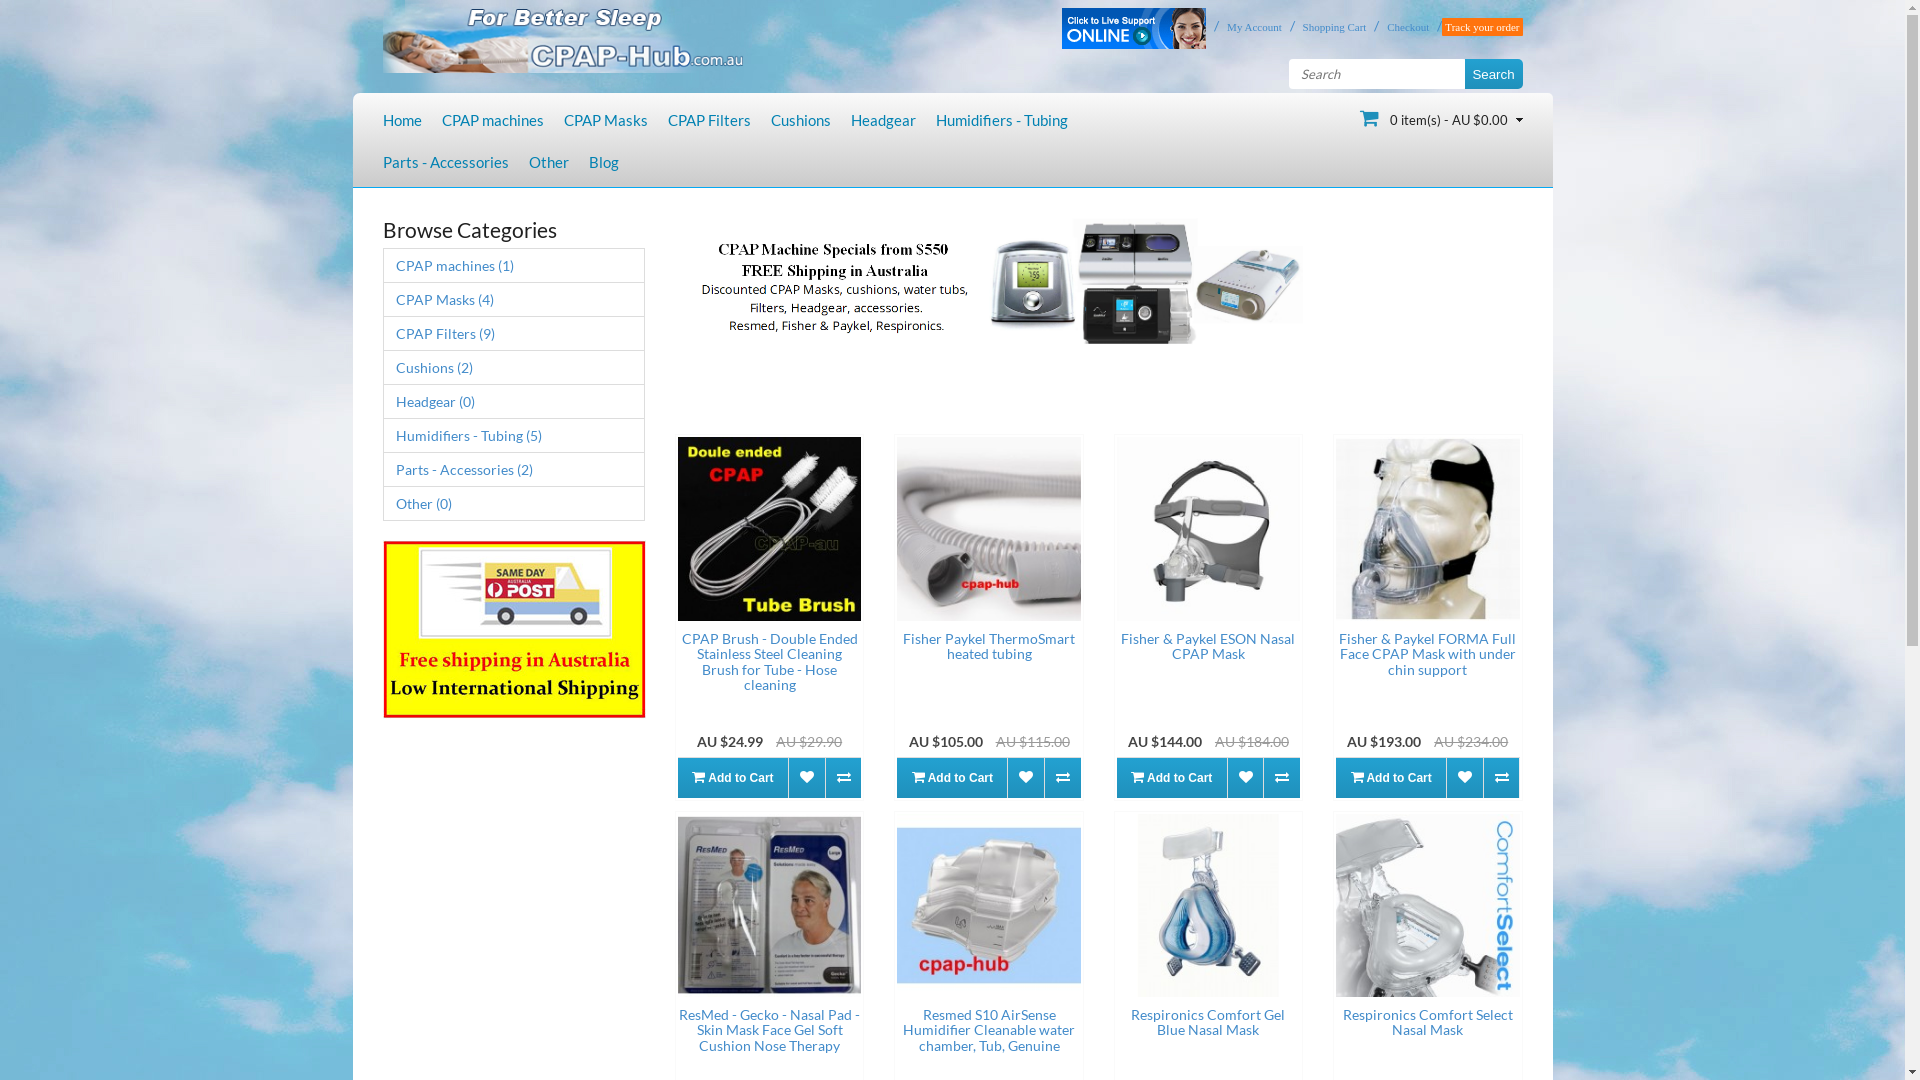  I want to click on 'Parts - Accessories (2)', so click(382, 469).